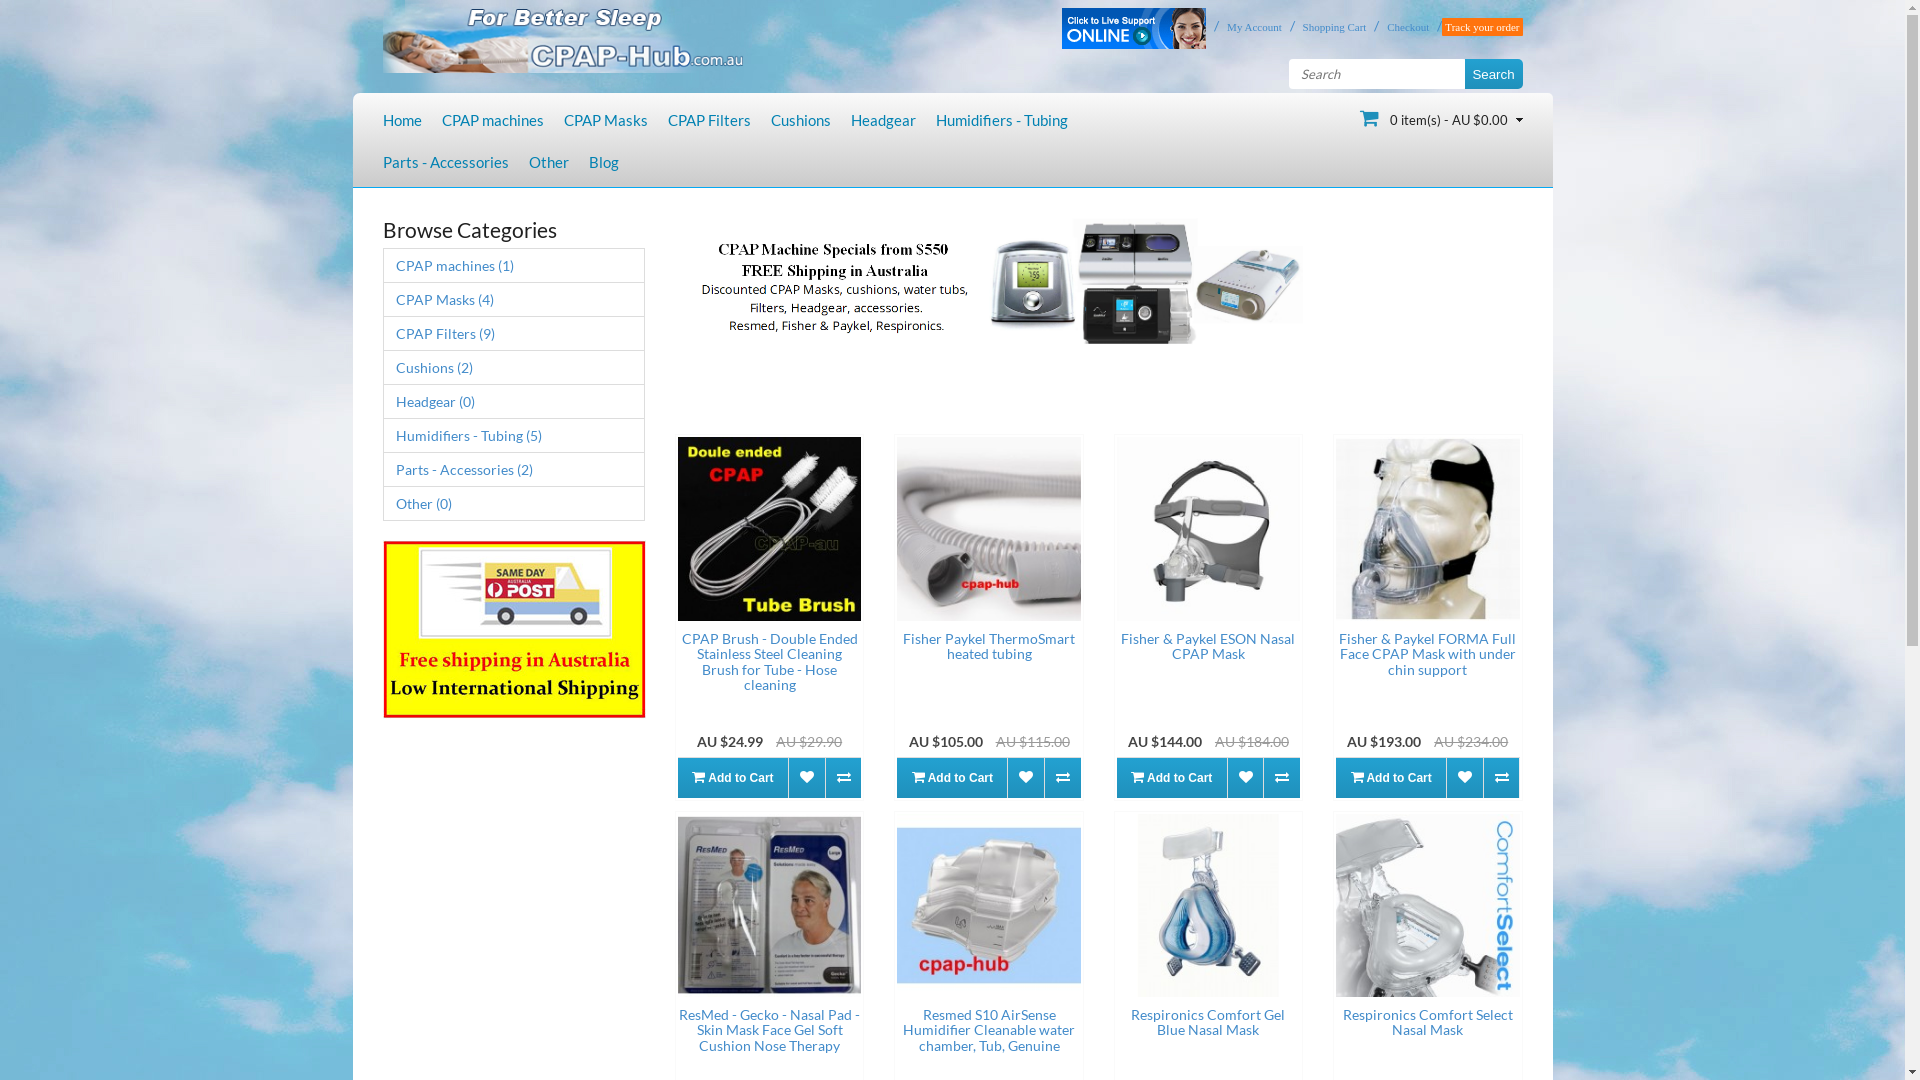  I want to click on 'Parts - Accessories (2)', so click(382, 469).